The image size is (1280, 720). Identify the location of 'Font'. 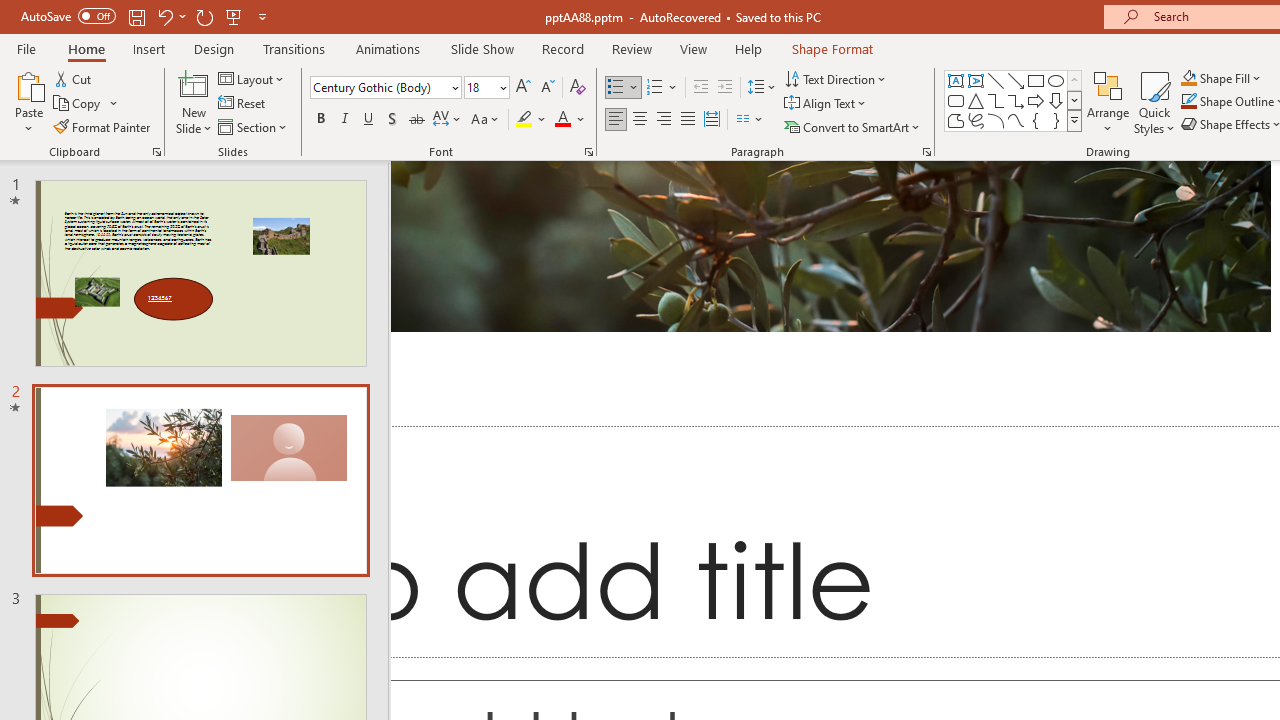
(379, 86).